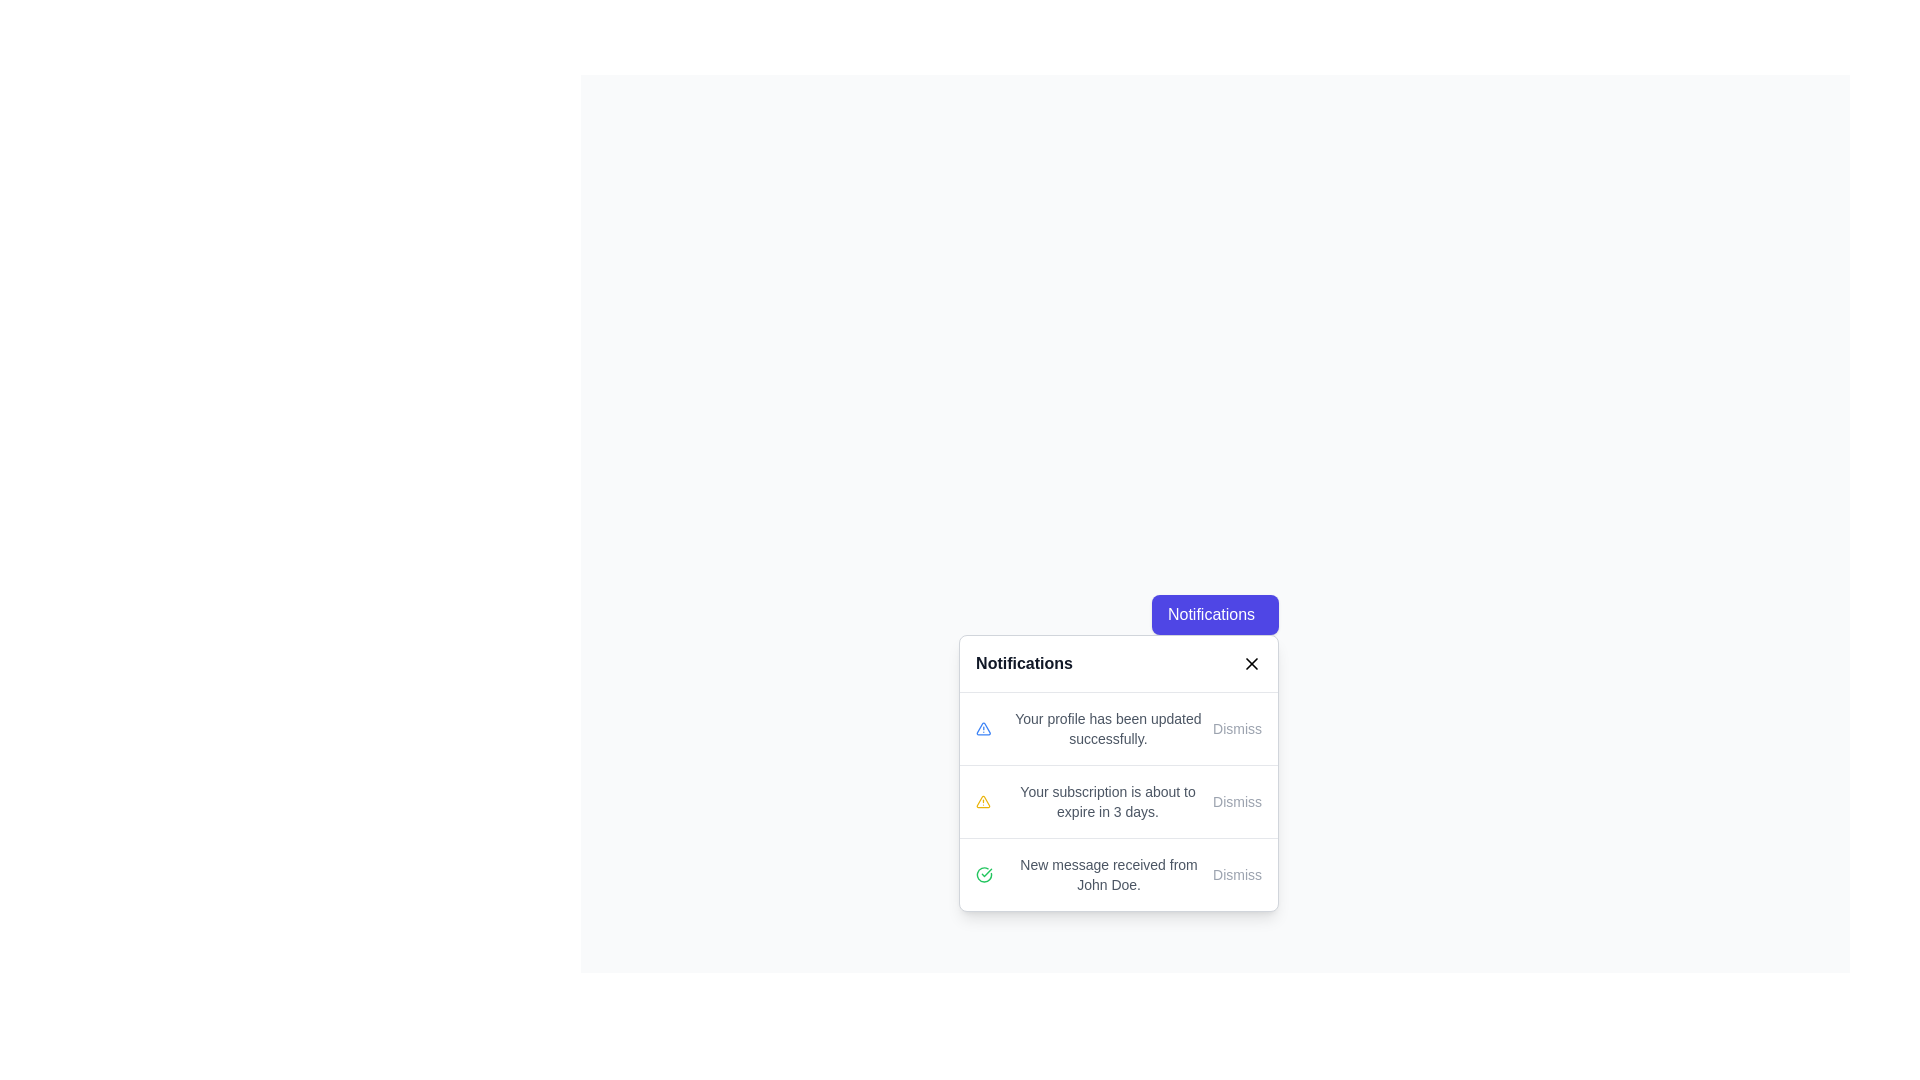  Describe the element at coordinates (1214, 613) in the screenshot. I see `the 'Notifications' button, a rectangular button with a blue background and white text, located in the upper-right section above a notification dropdown` at that location.